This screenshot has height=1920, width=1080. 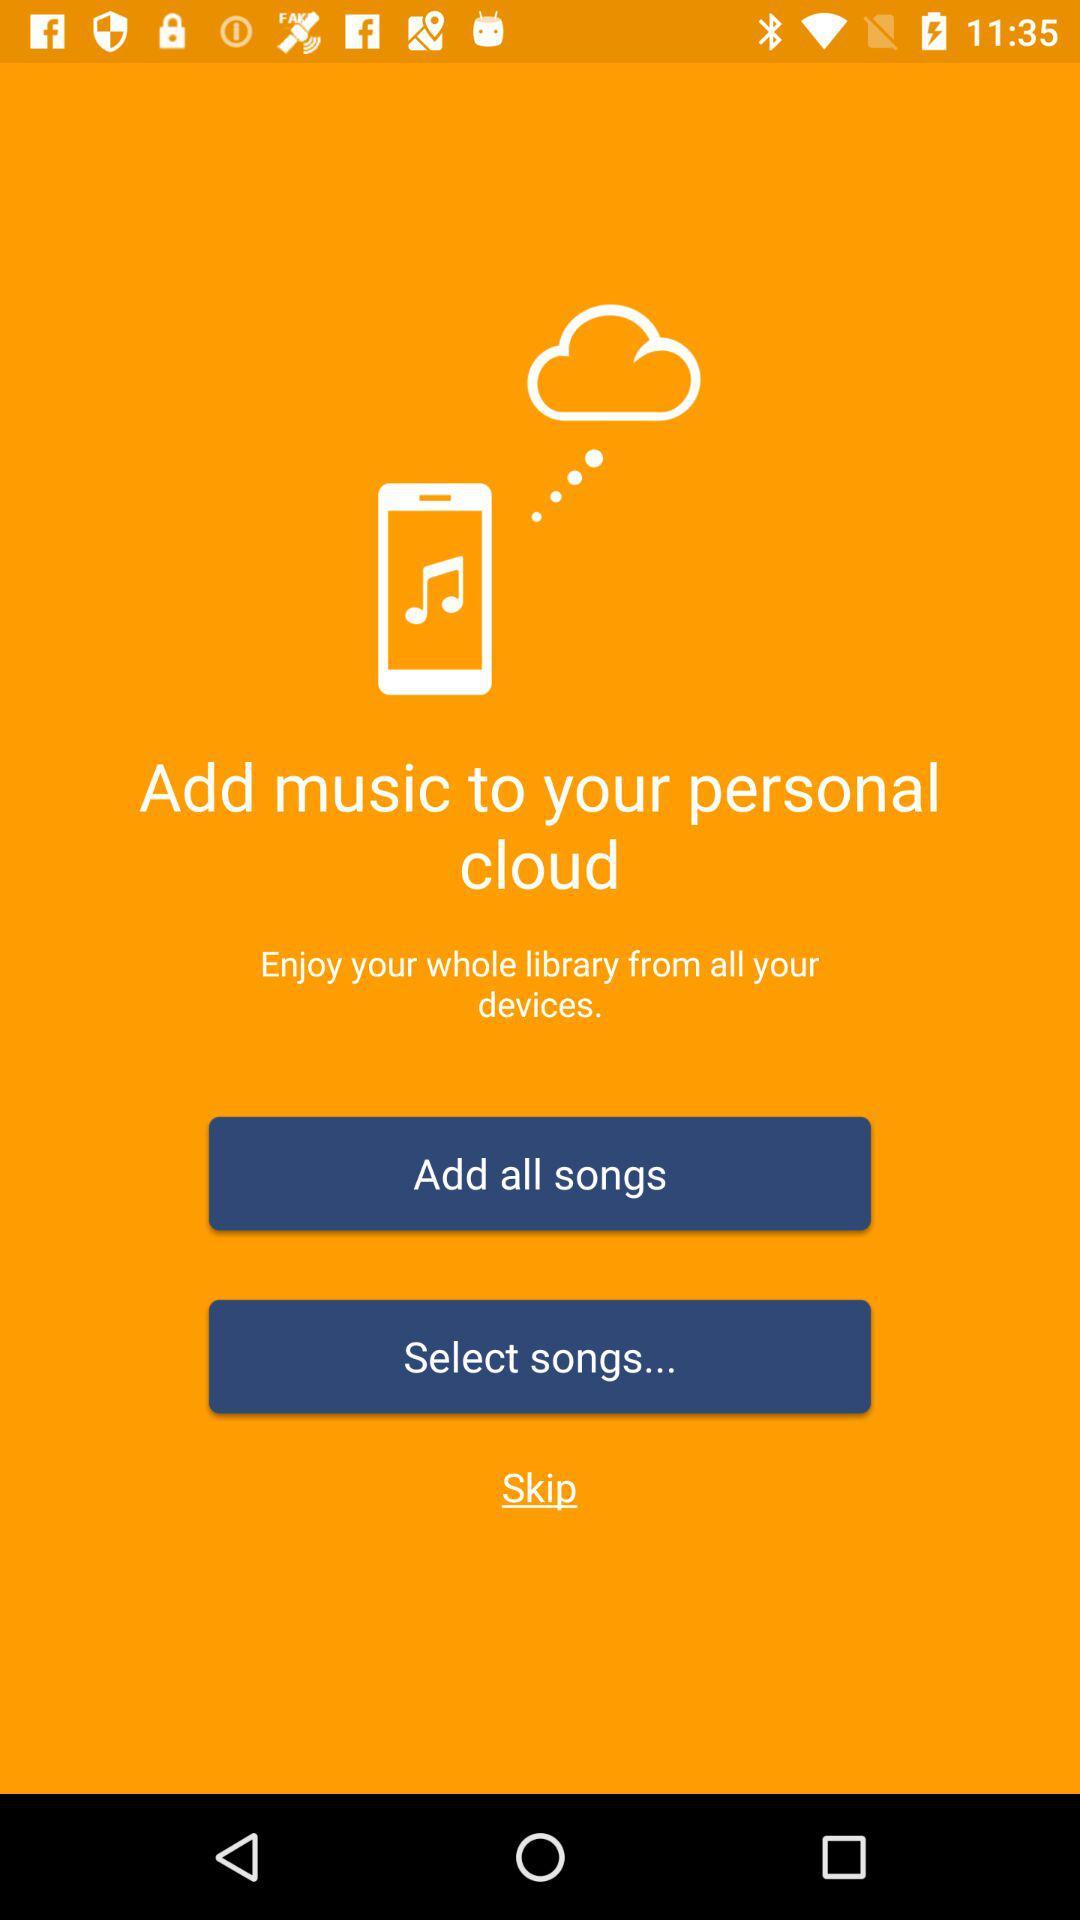 What do you see at coordinates (538, 1486) in the screenshot?
I see `the skip` at bounding box center [538, 1486].